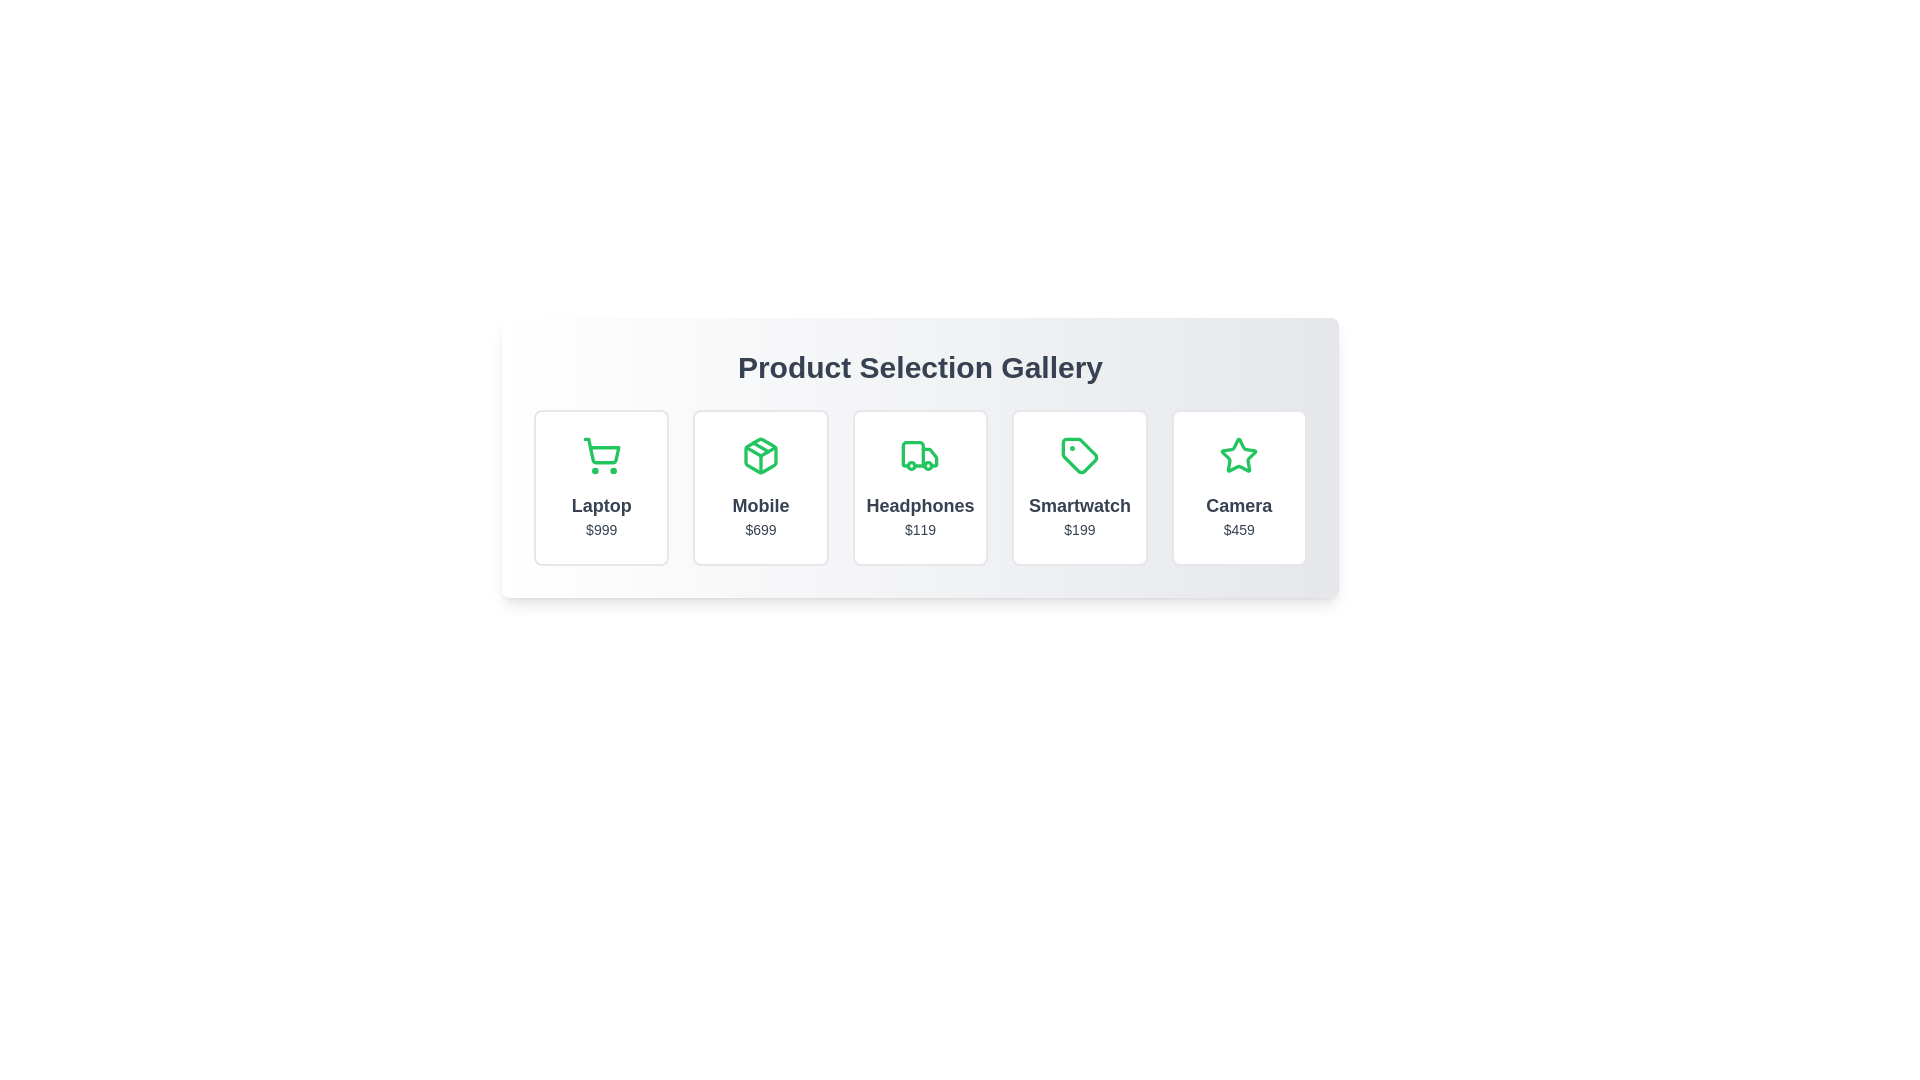 The height and width of the screenshot is (1080, 1920). Describe the element at coordinates (1078, 504) in the screenshot. I see `the text label displaying 'Smartwatch'` at that location.